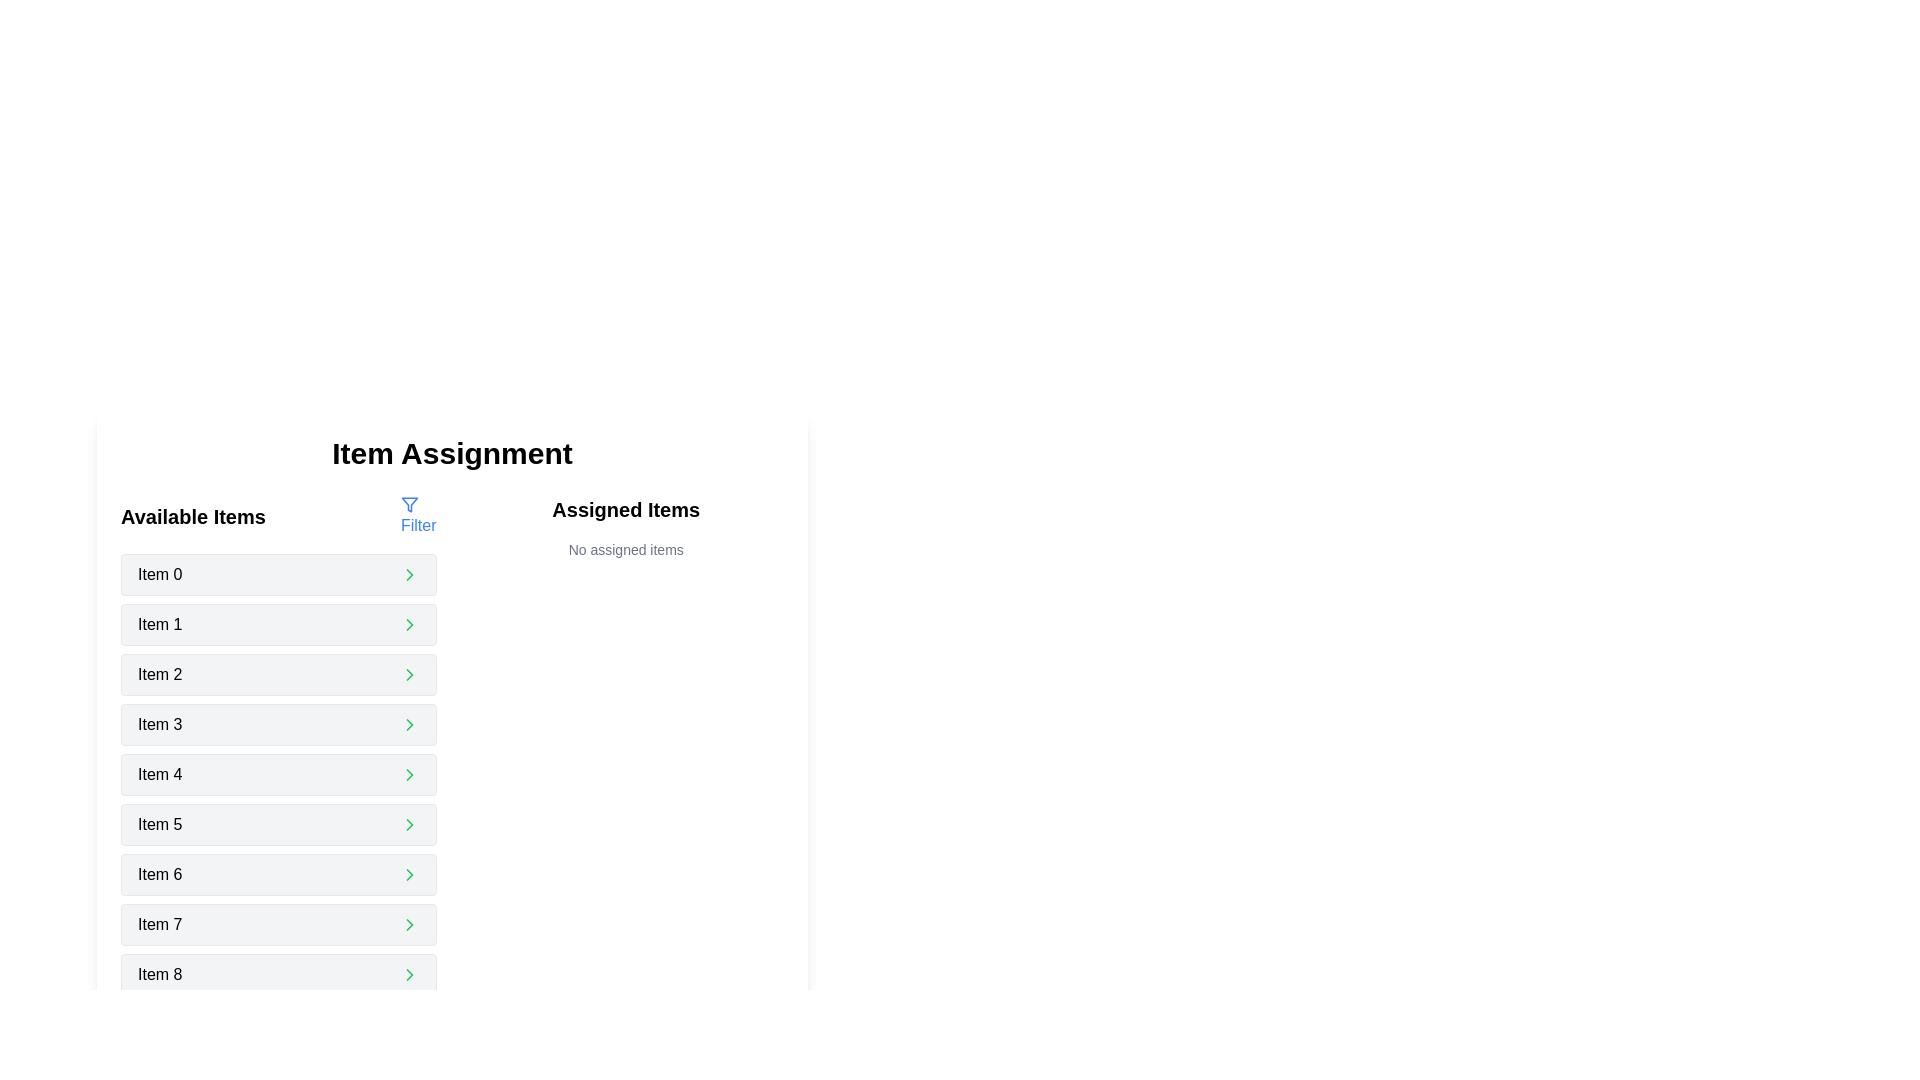 The width and height of the screenshot is (1920, 1080). What do you see at coordinates (408, 774) in the screenshot?
I see `the green right-arrow icon located on the right side of the 'Item 4' row` at bounding box center [408, 774].